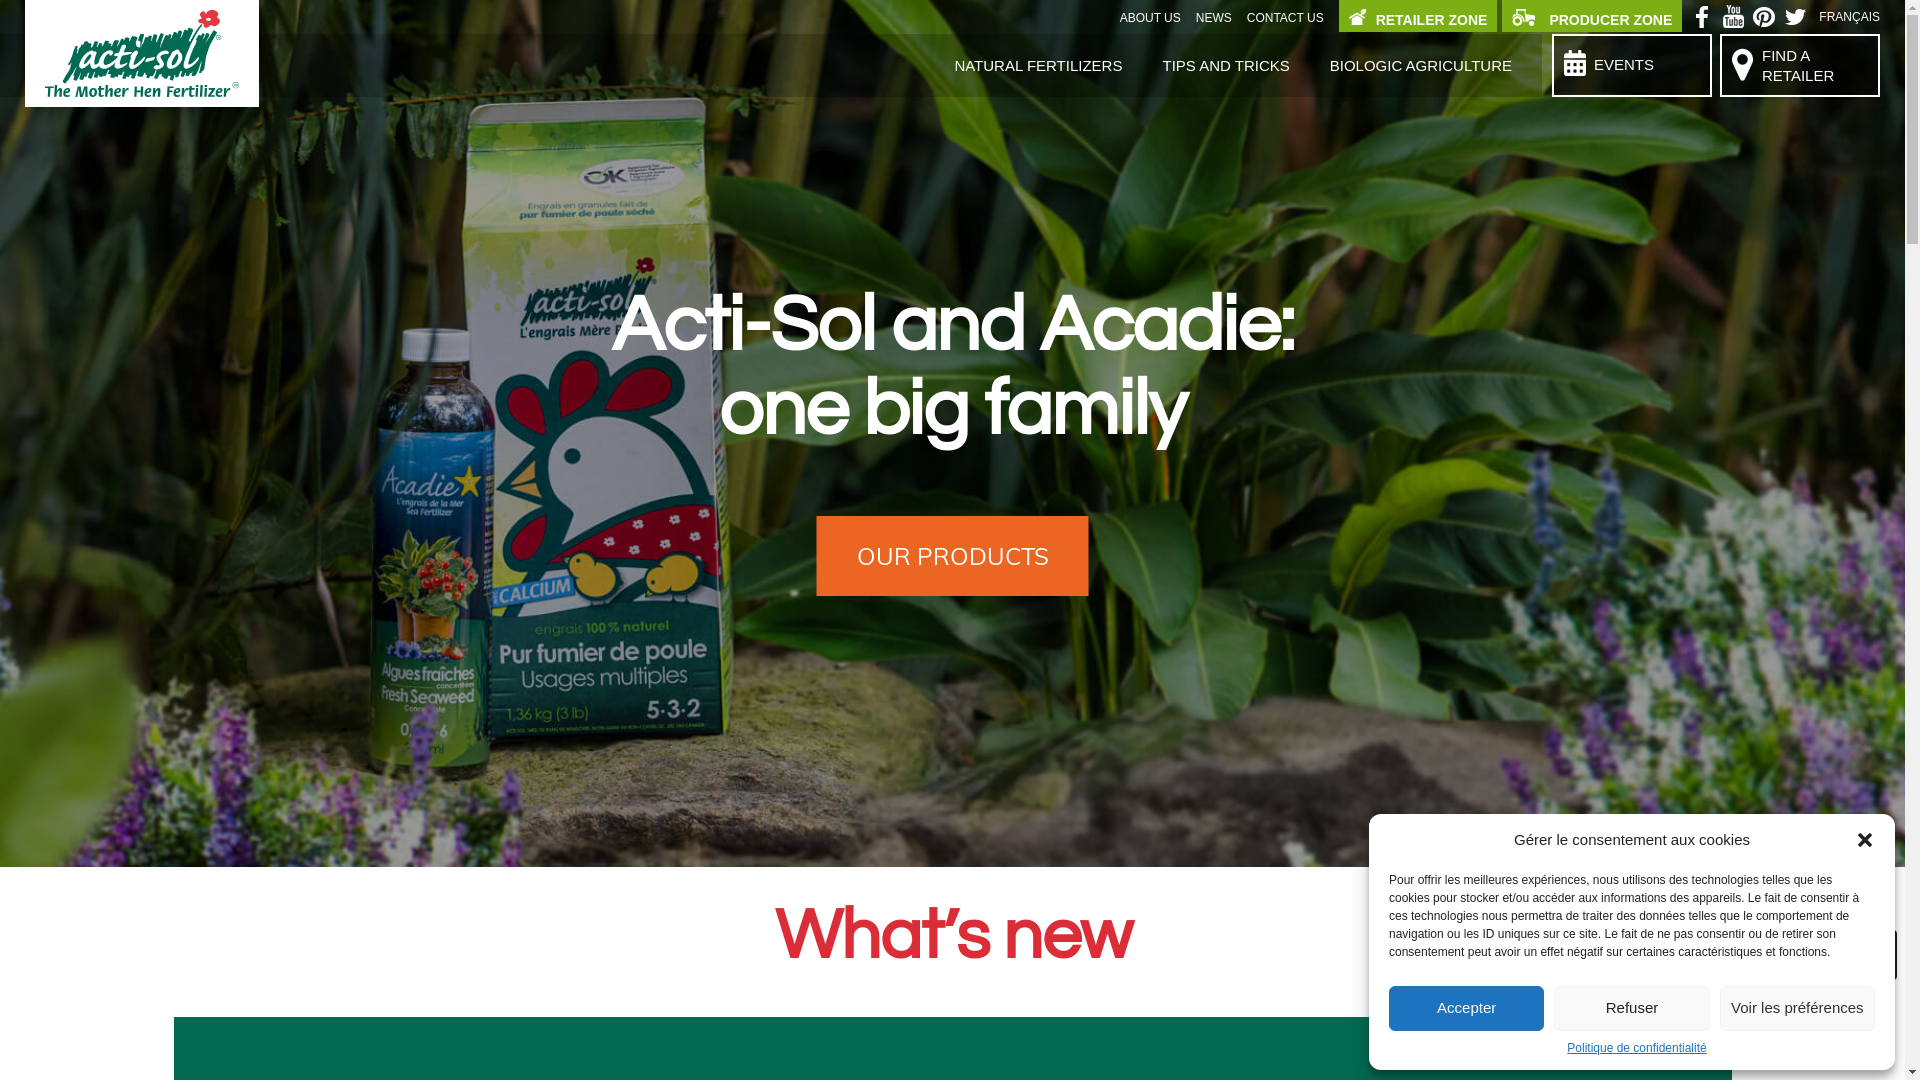  I want to click on 'YOUTUBE @EN', so click(1735, 20).